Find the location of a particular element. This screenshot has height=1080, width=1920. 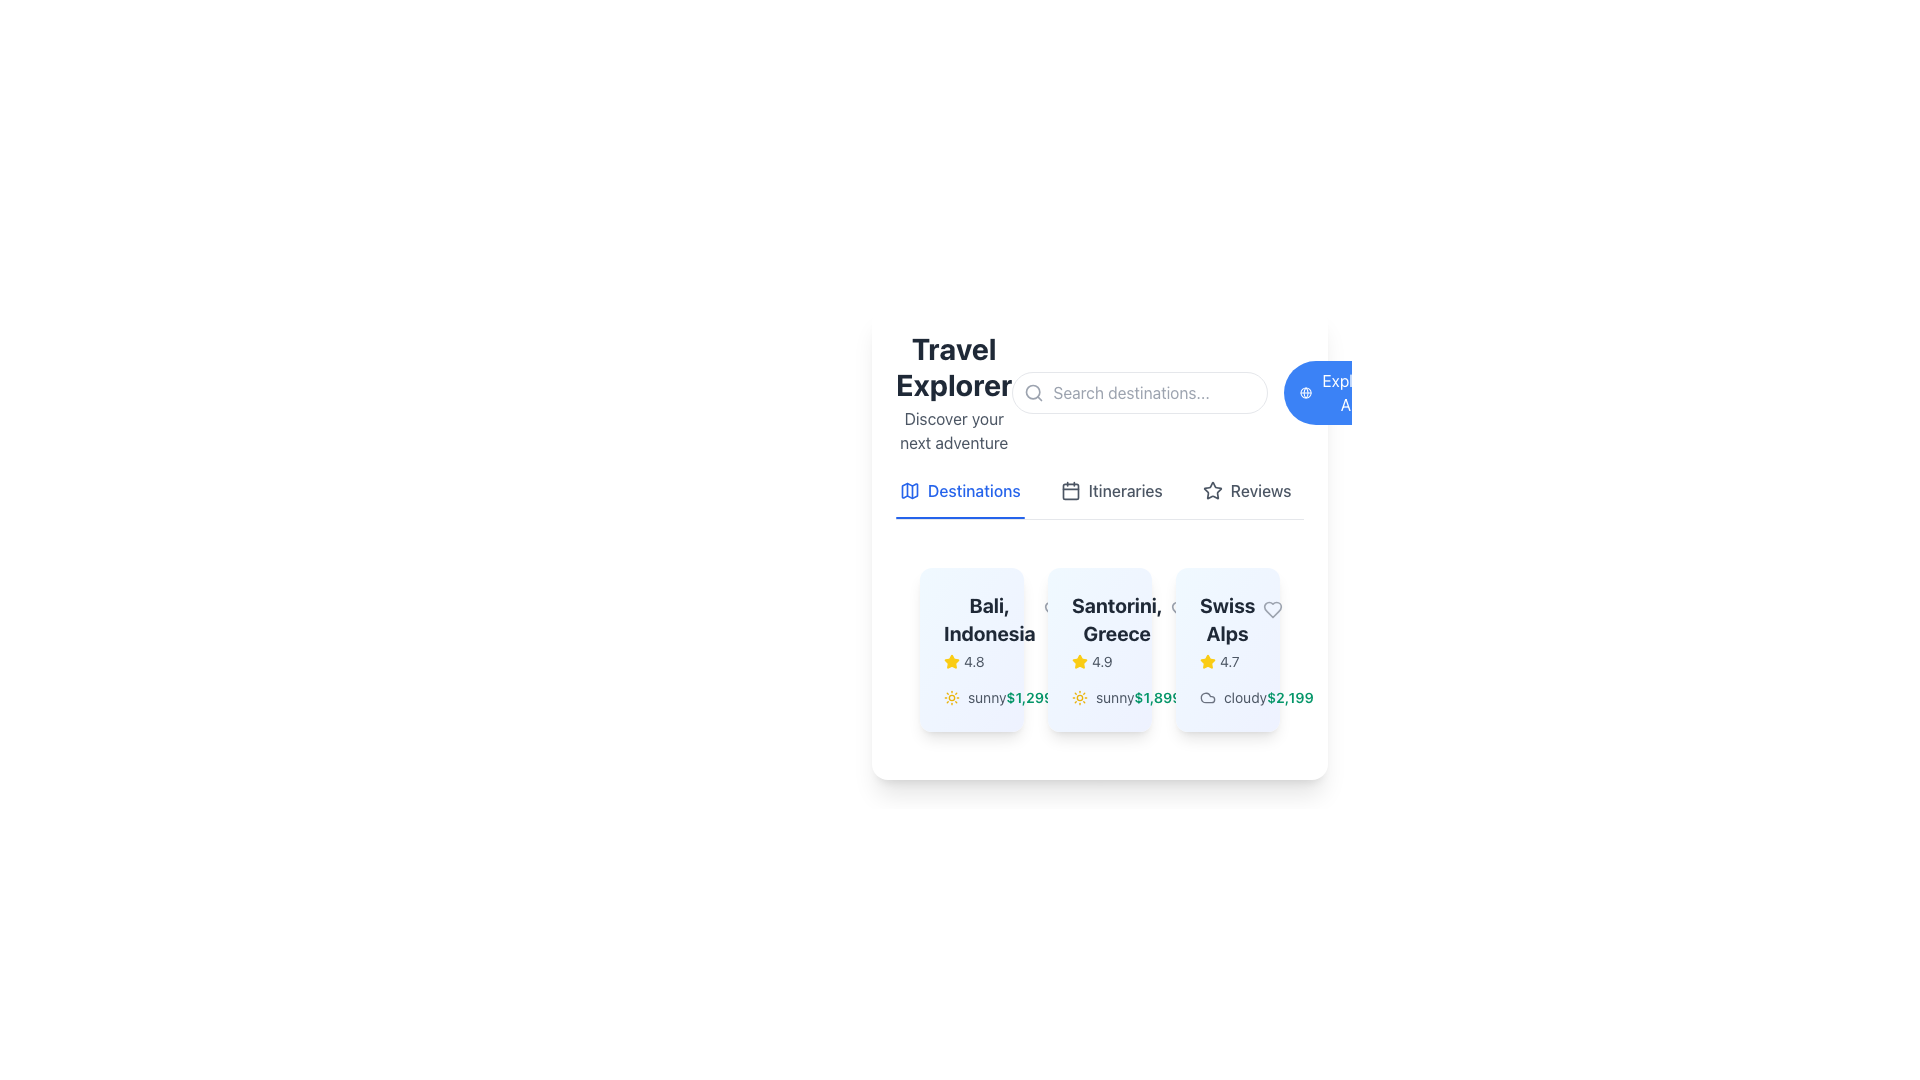

the weather label with icon located below the title 'Bali, Indonesia' and the rating star icon for additional actions is located at coordinates (974, 697).